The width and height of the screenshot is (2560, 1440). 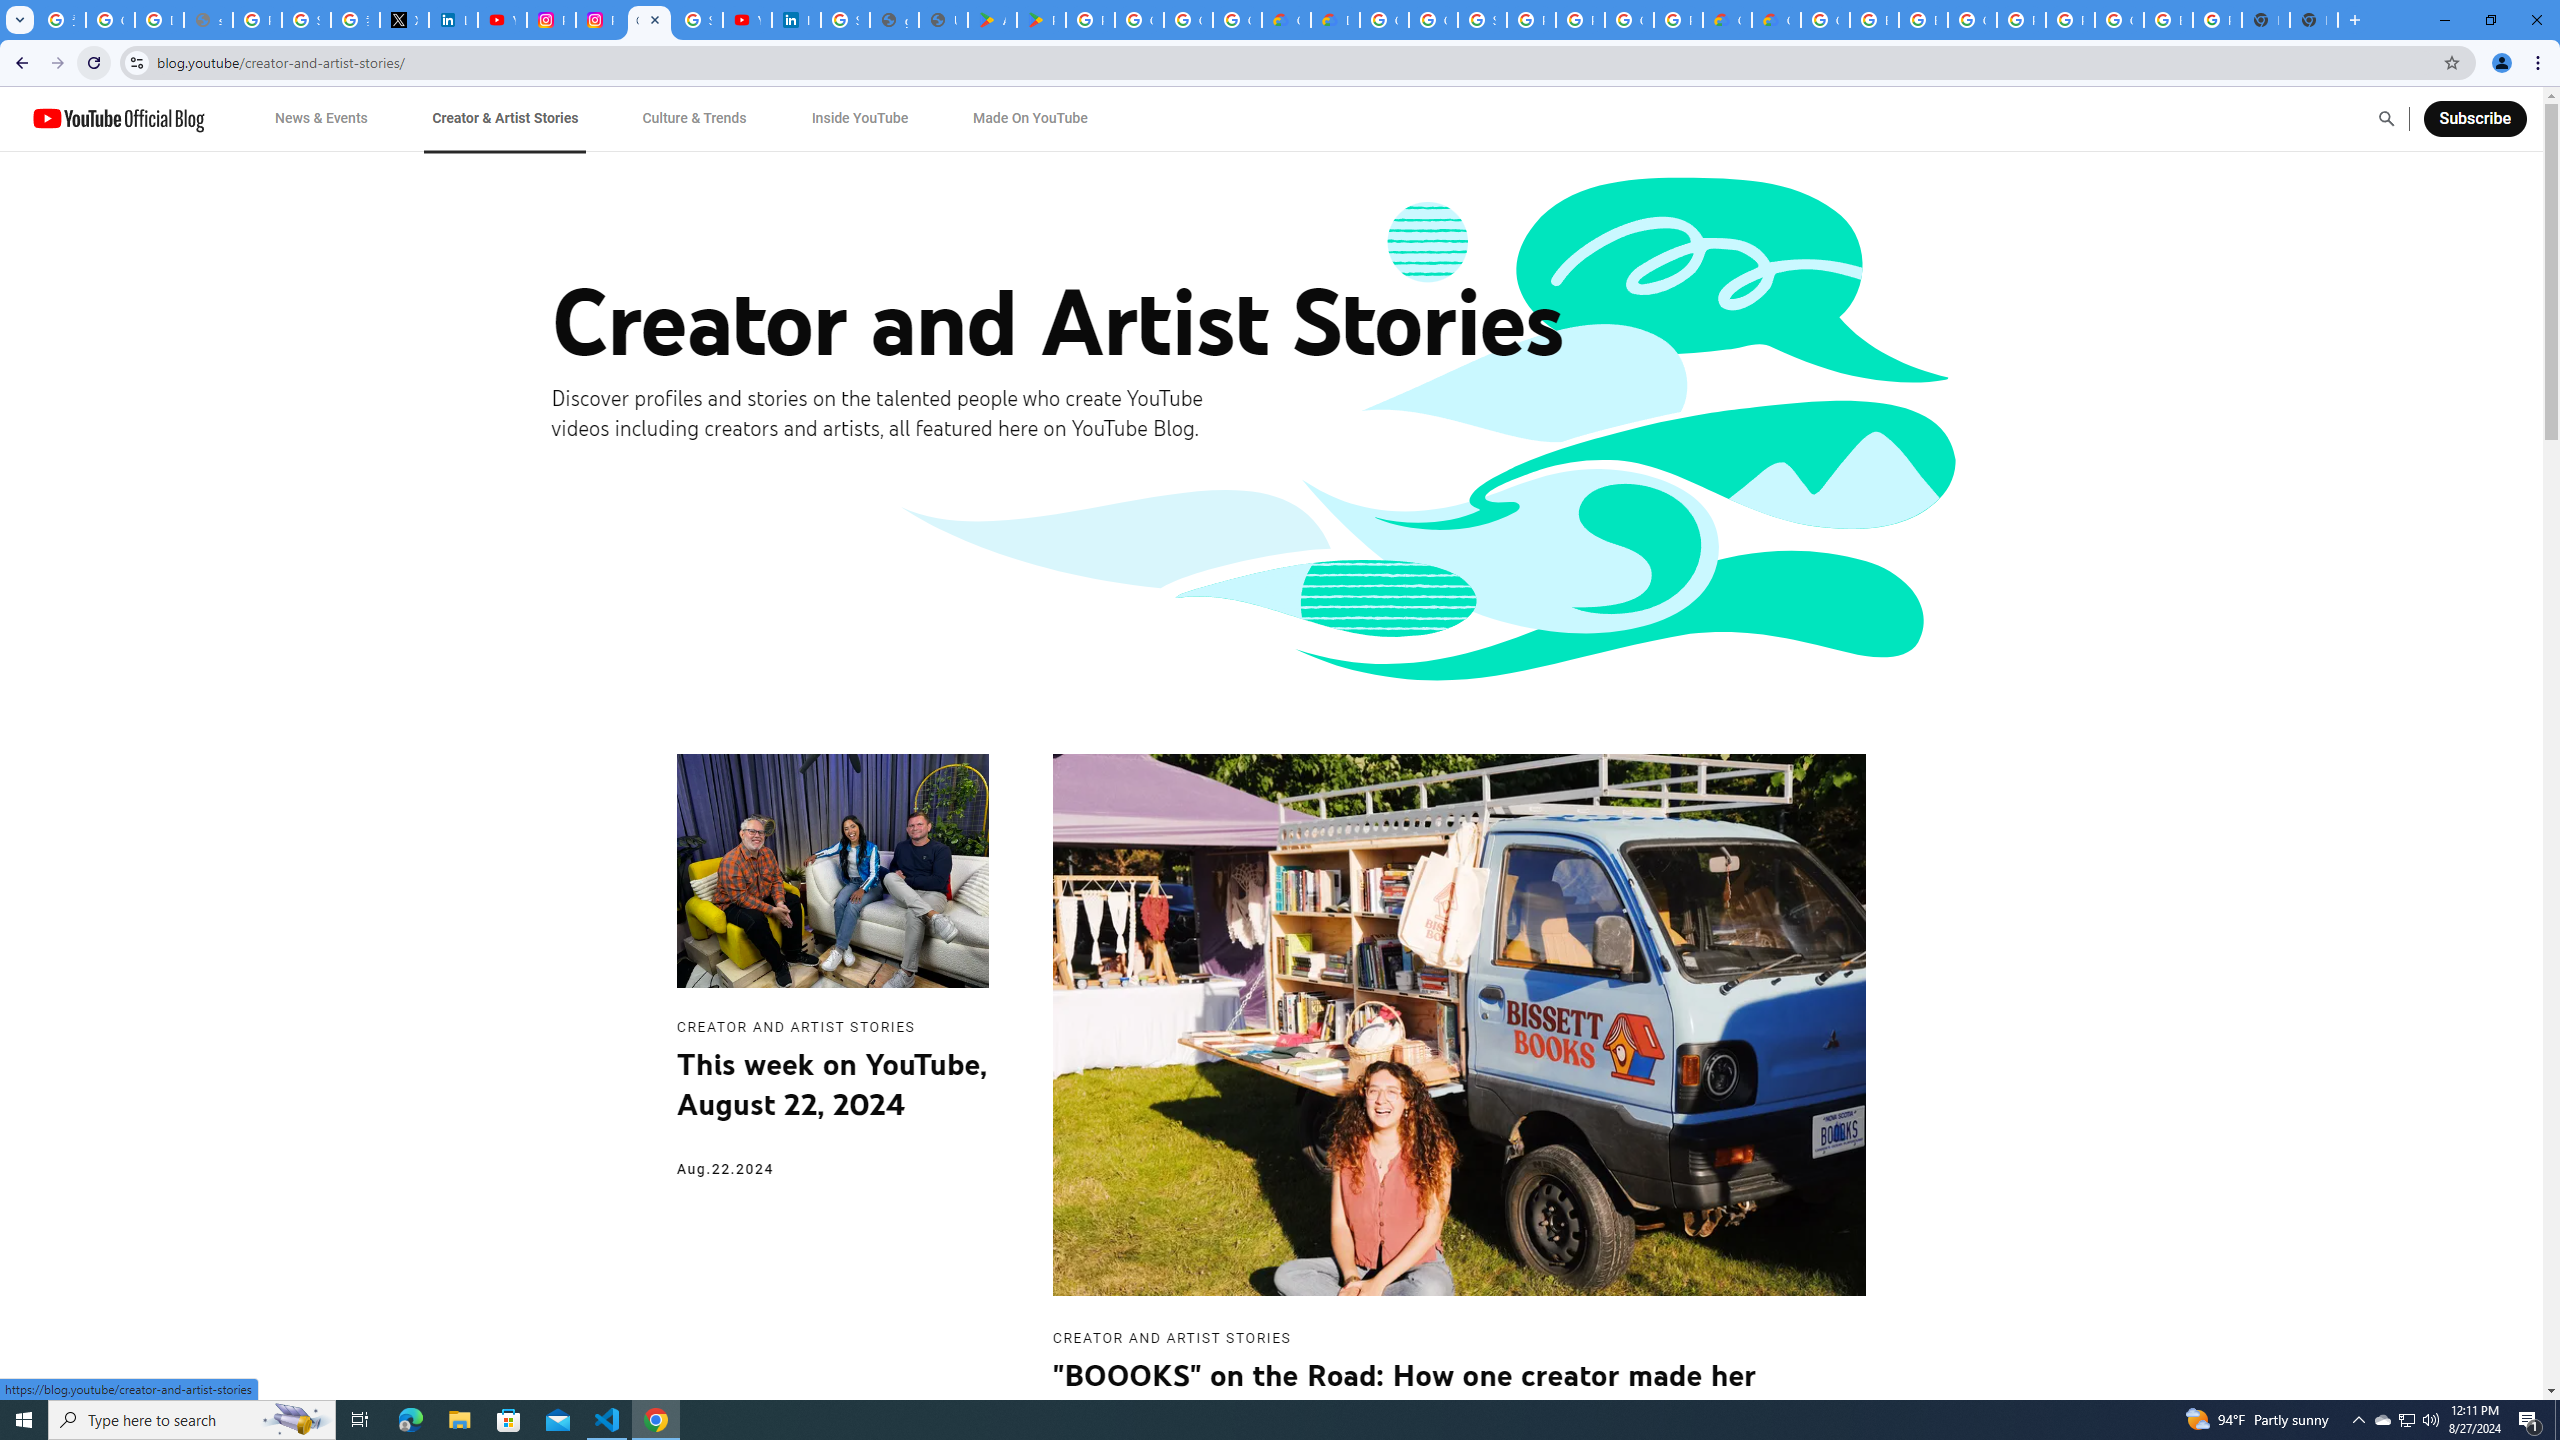 I want to click on 'Open Search', so click(x=2386, y=118).